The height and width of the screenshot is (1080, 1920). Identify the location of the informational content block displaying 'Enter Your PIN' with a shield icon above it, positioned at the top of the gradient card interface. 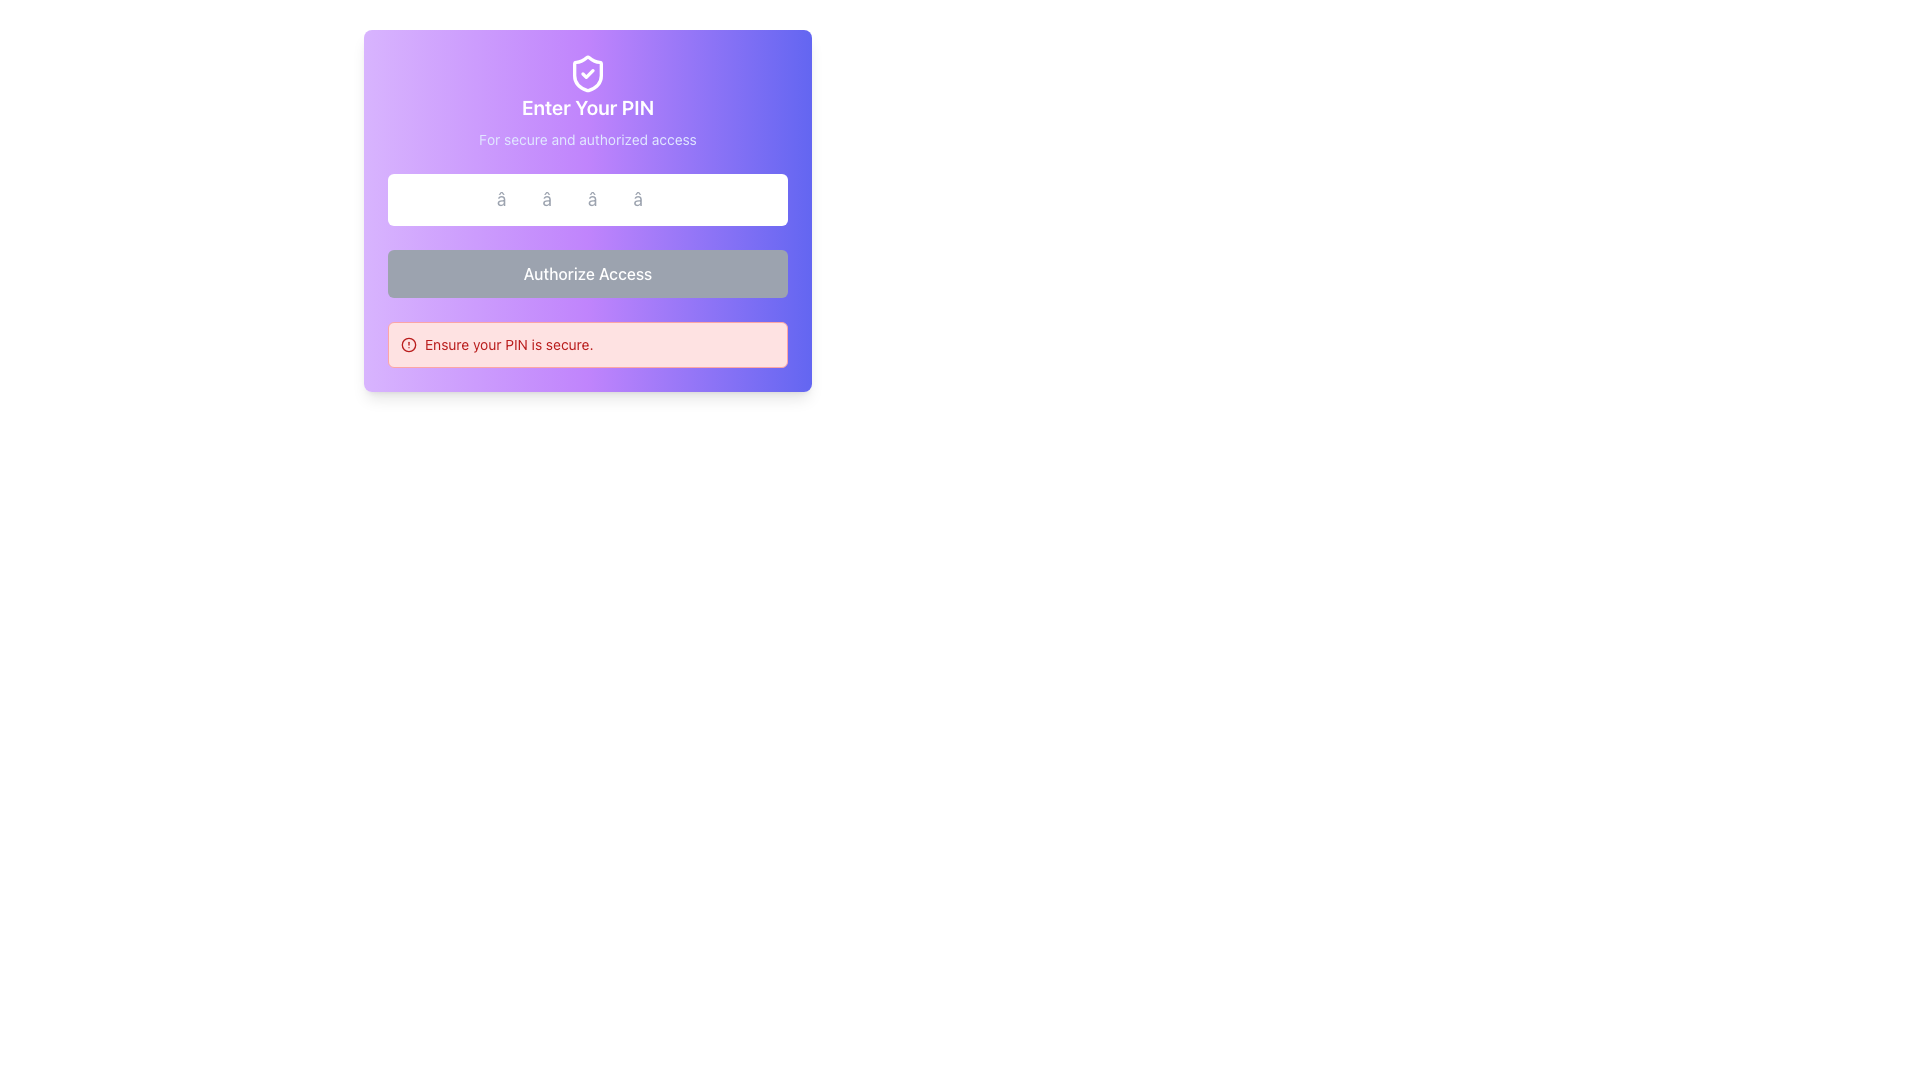
(587, 101).